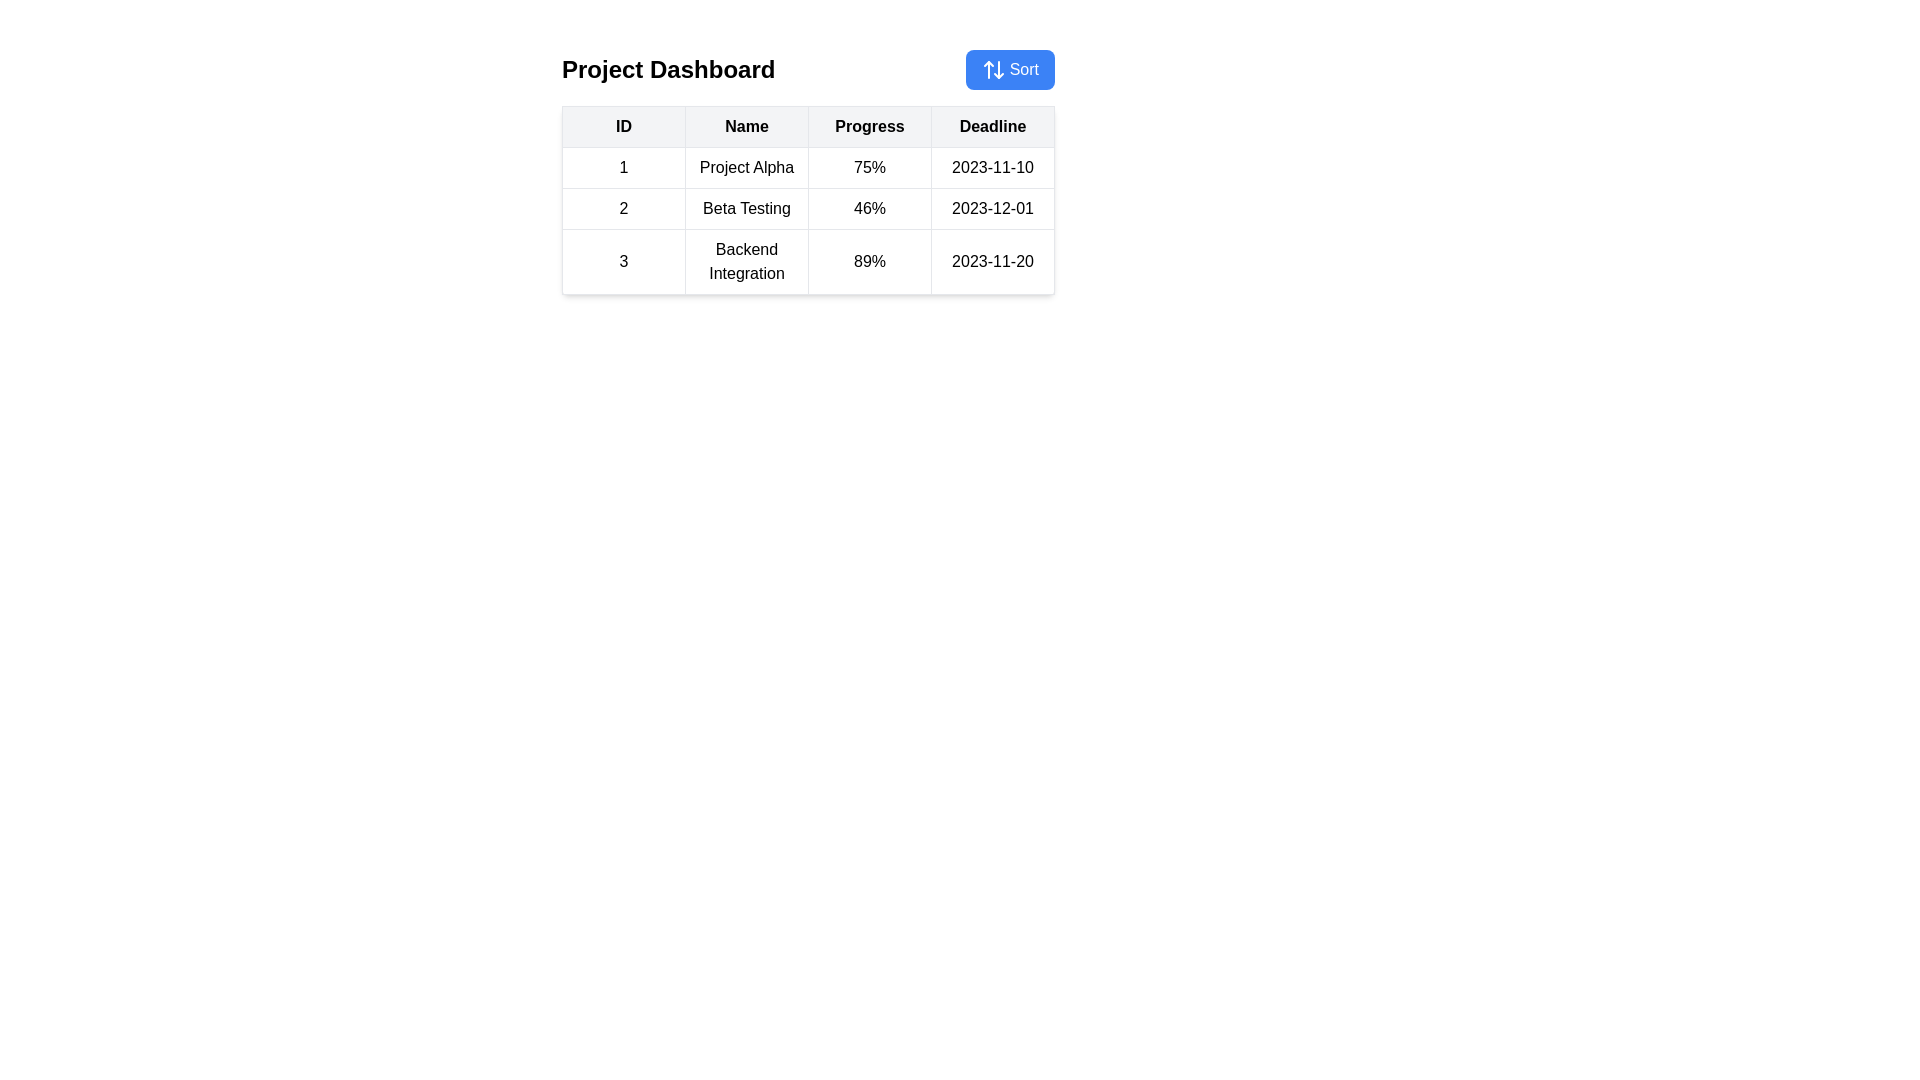 This screenshot has height=1080, width=1920. What do you see at coordinates (1009, 68) in the screenshot?
I see `the 'Sort' button with a blue background and white text, located near the top-right corner of the interface, to sort the data` at bounding box center [1009, 68].